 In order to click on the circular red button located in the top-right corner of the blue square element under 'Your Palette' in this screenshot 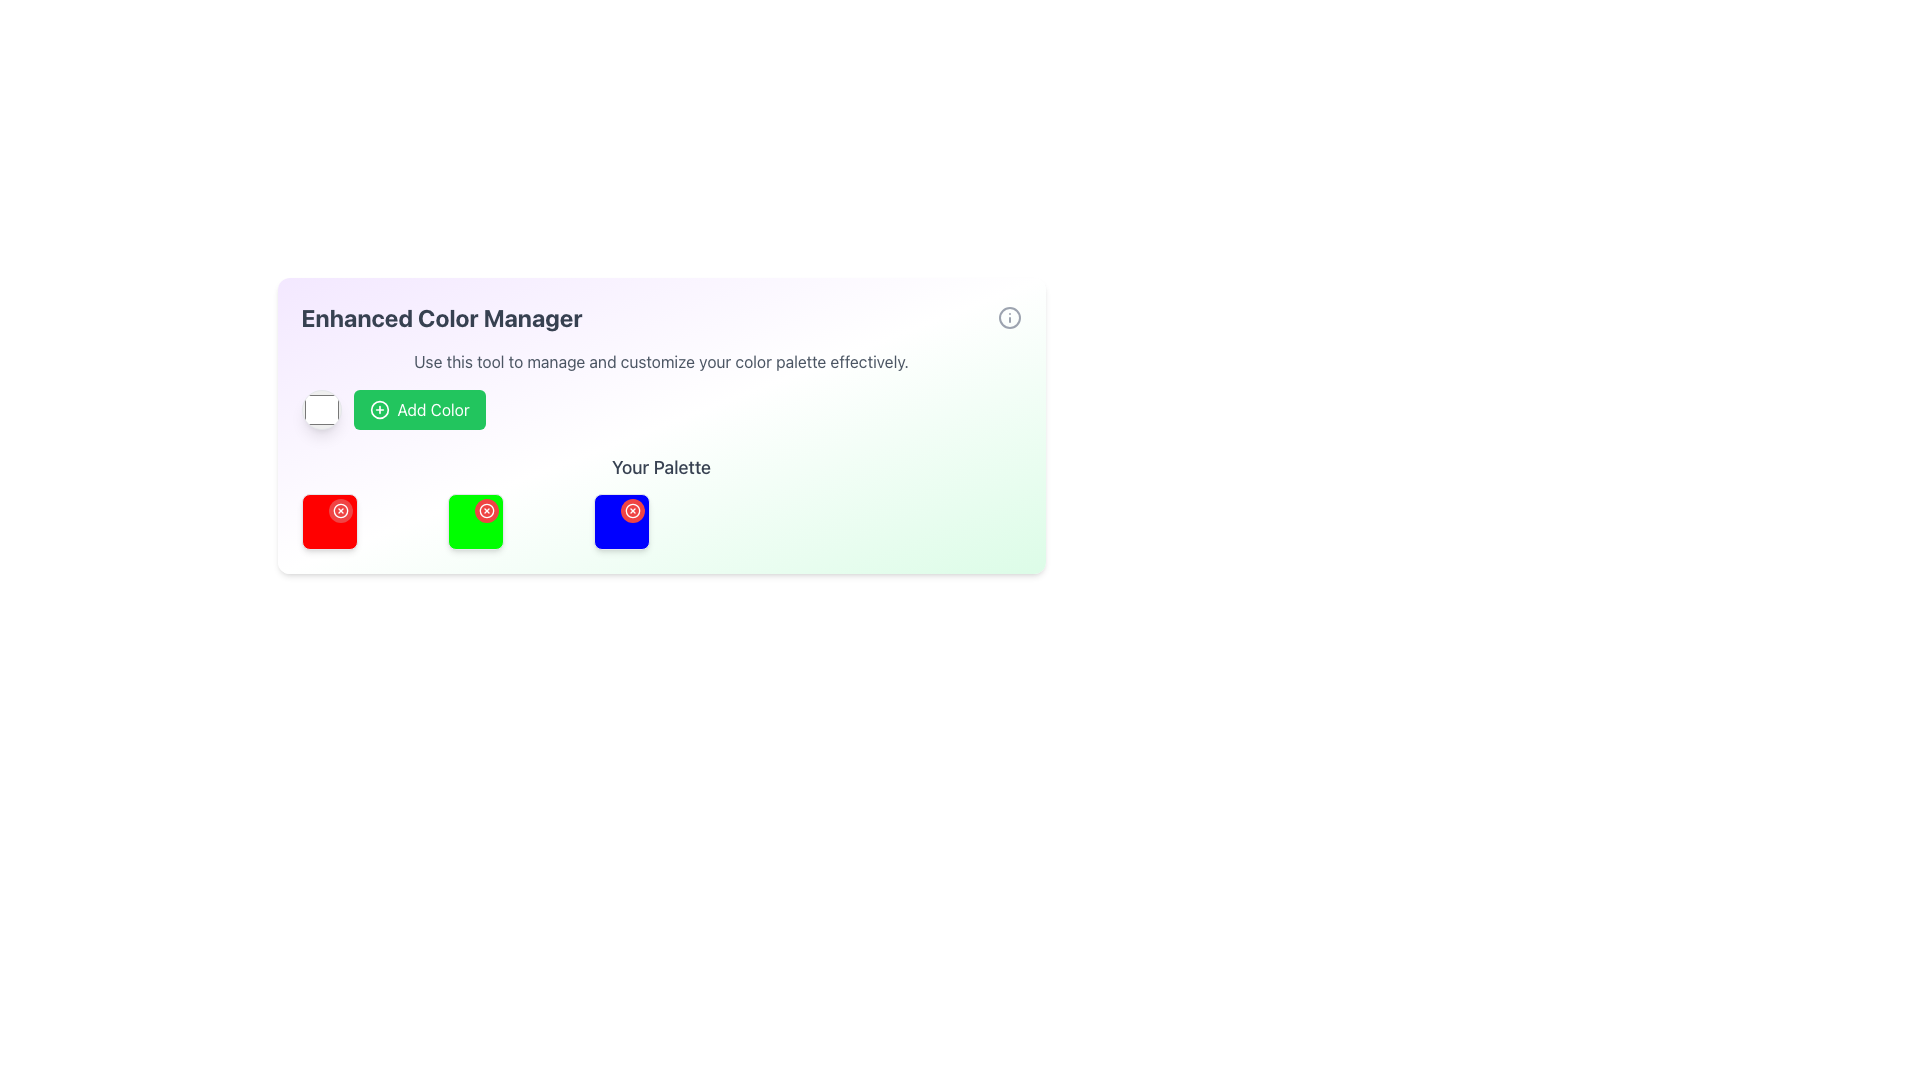, I will do `click(632, 509)`.